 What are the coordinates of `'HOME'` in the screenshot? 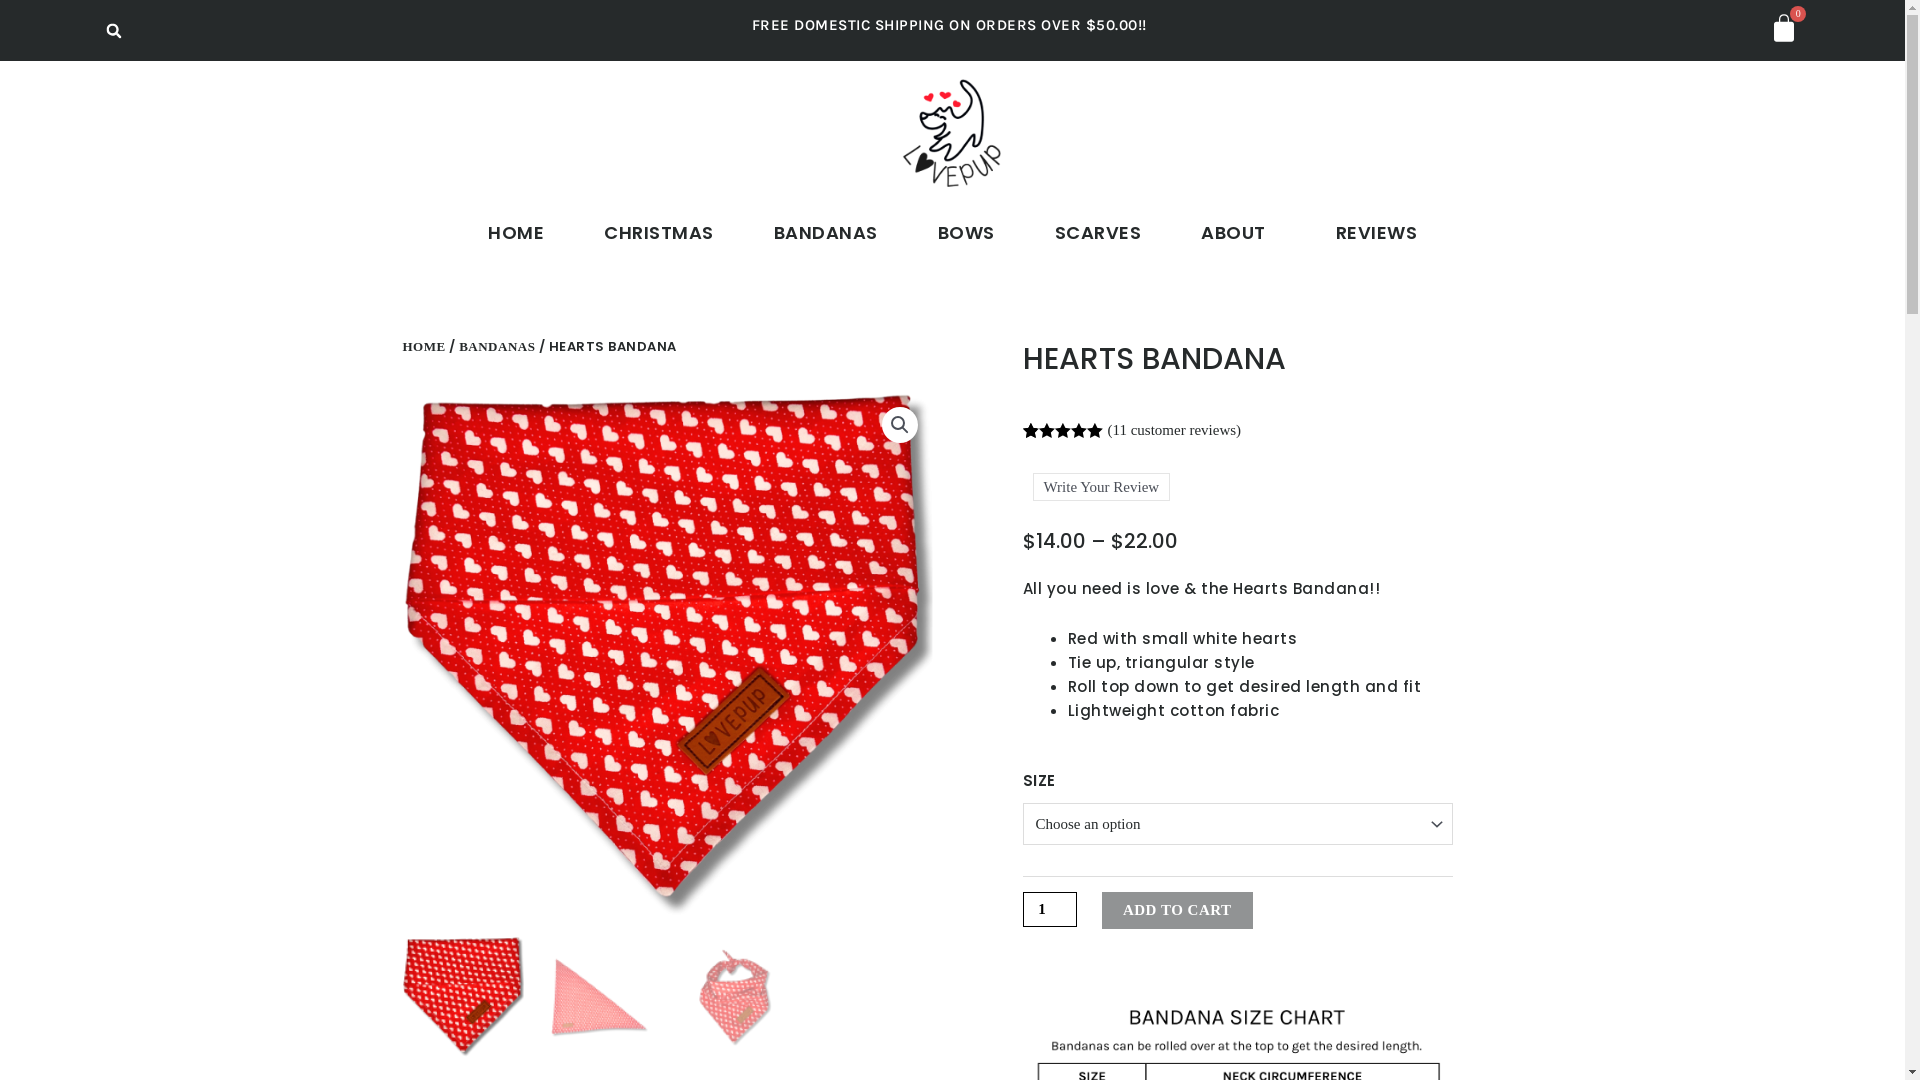 It's located at (515, 231).